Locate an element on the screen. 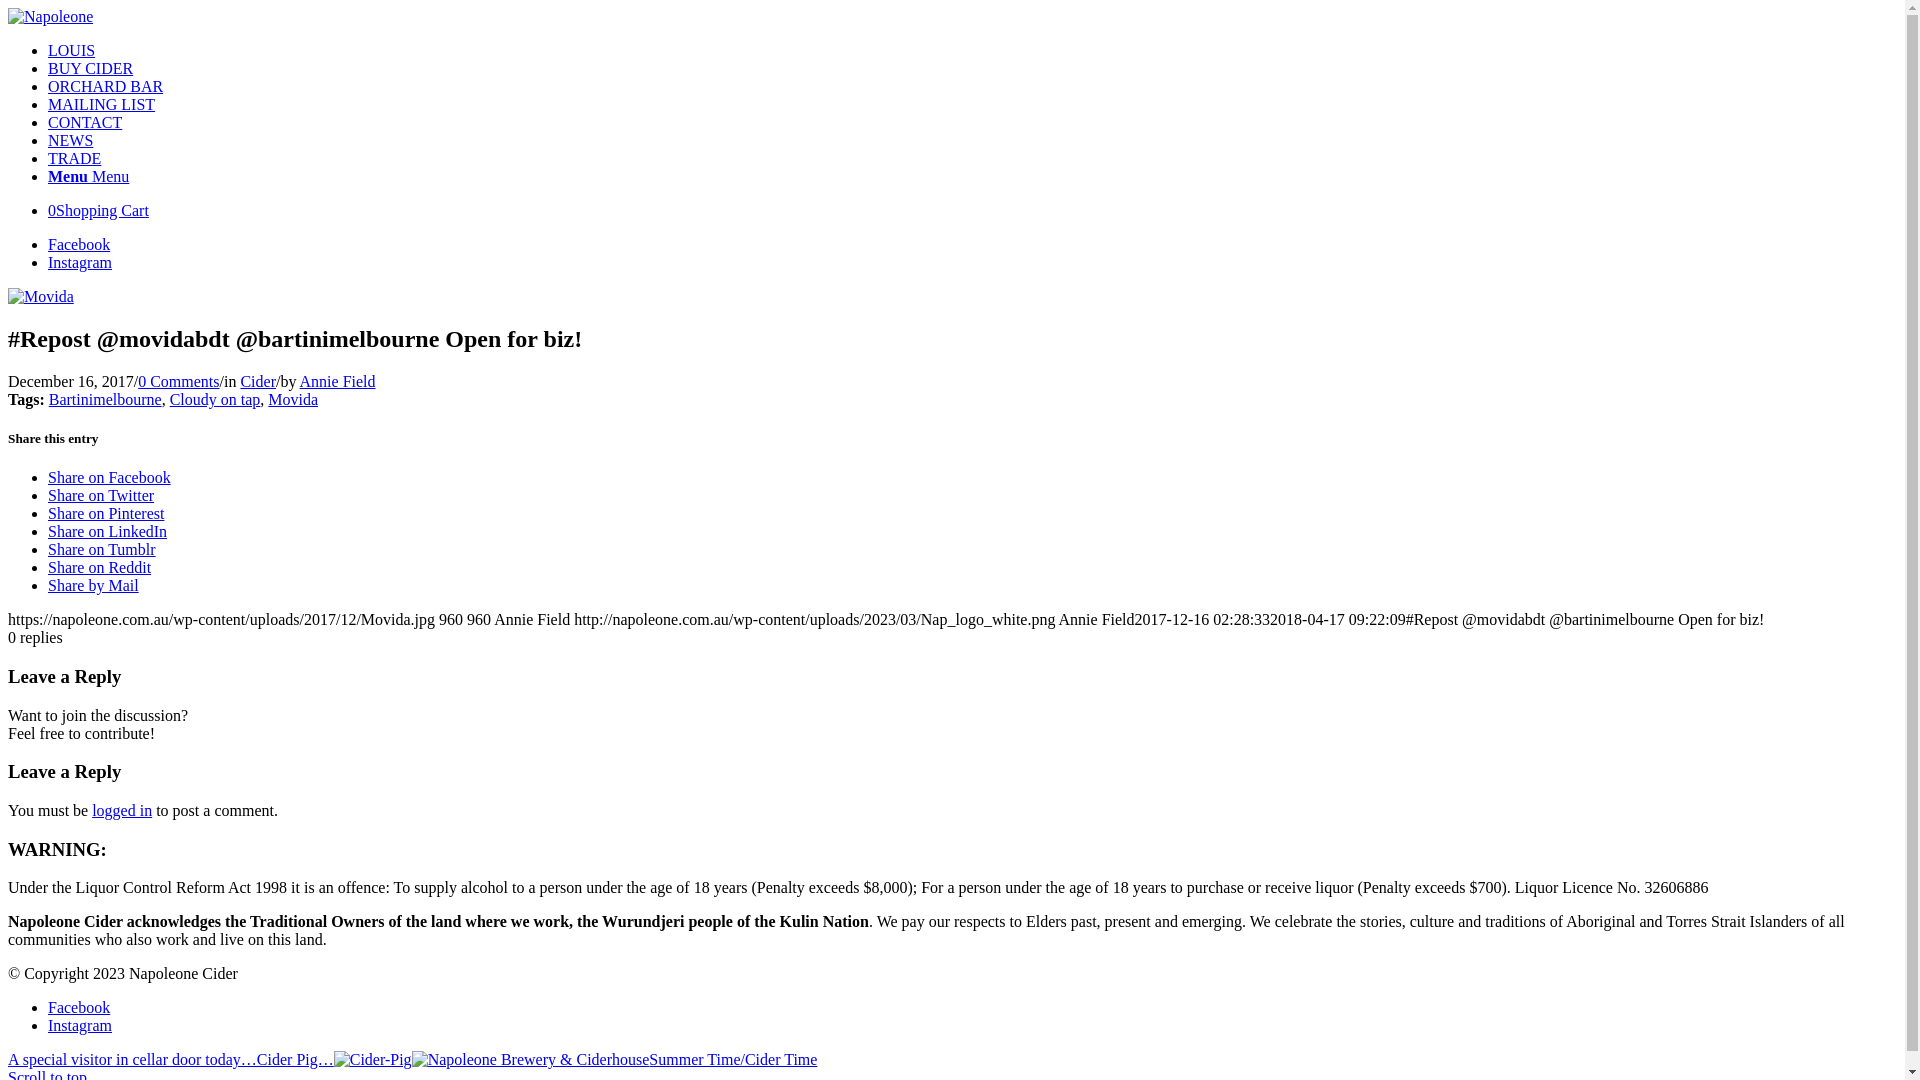 The width and height of the screenshot is (1920, 1080). 'BUY CIDER' is located at coordinates (89, 67).